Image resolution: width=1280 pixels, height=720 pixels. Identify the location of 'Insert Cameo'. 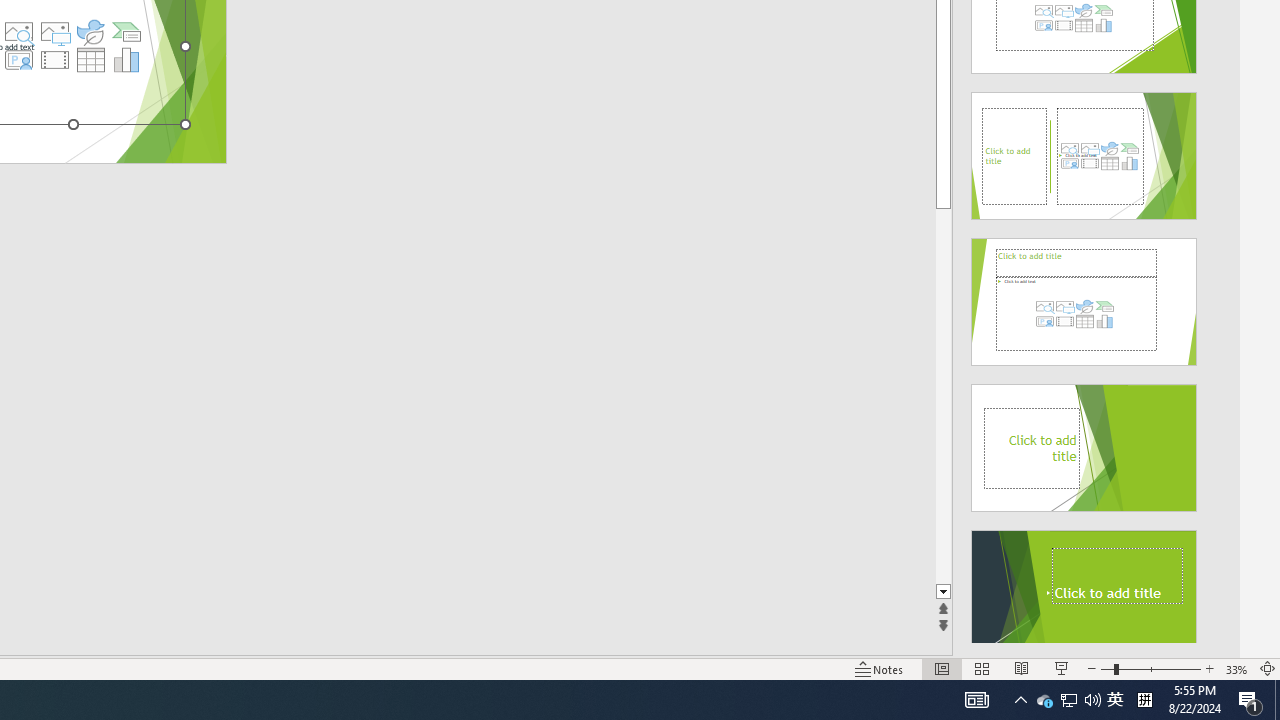
(18, 59).